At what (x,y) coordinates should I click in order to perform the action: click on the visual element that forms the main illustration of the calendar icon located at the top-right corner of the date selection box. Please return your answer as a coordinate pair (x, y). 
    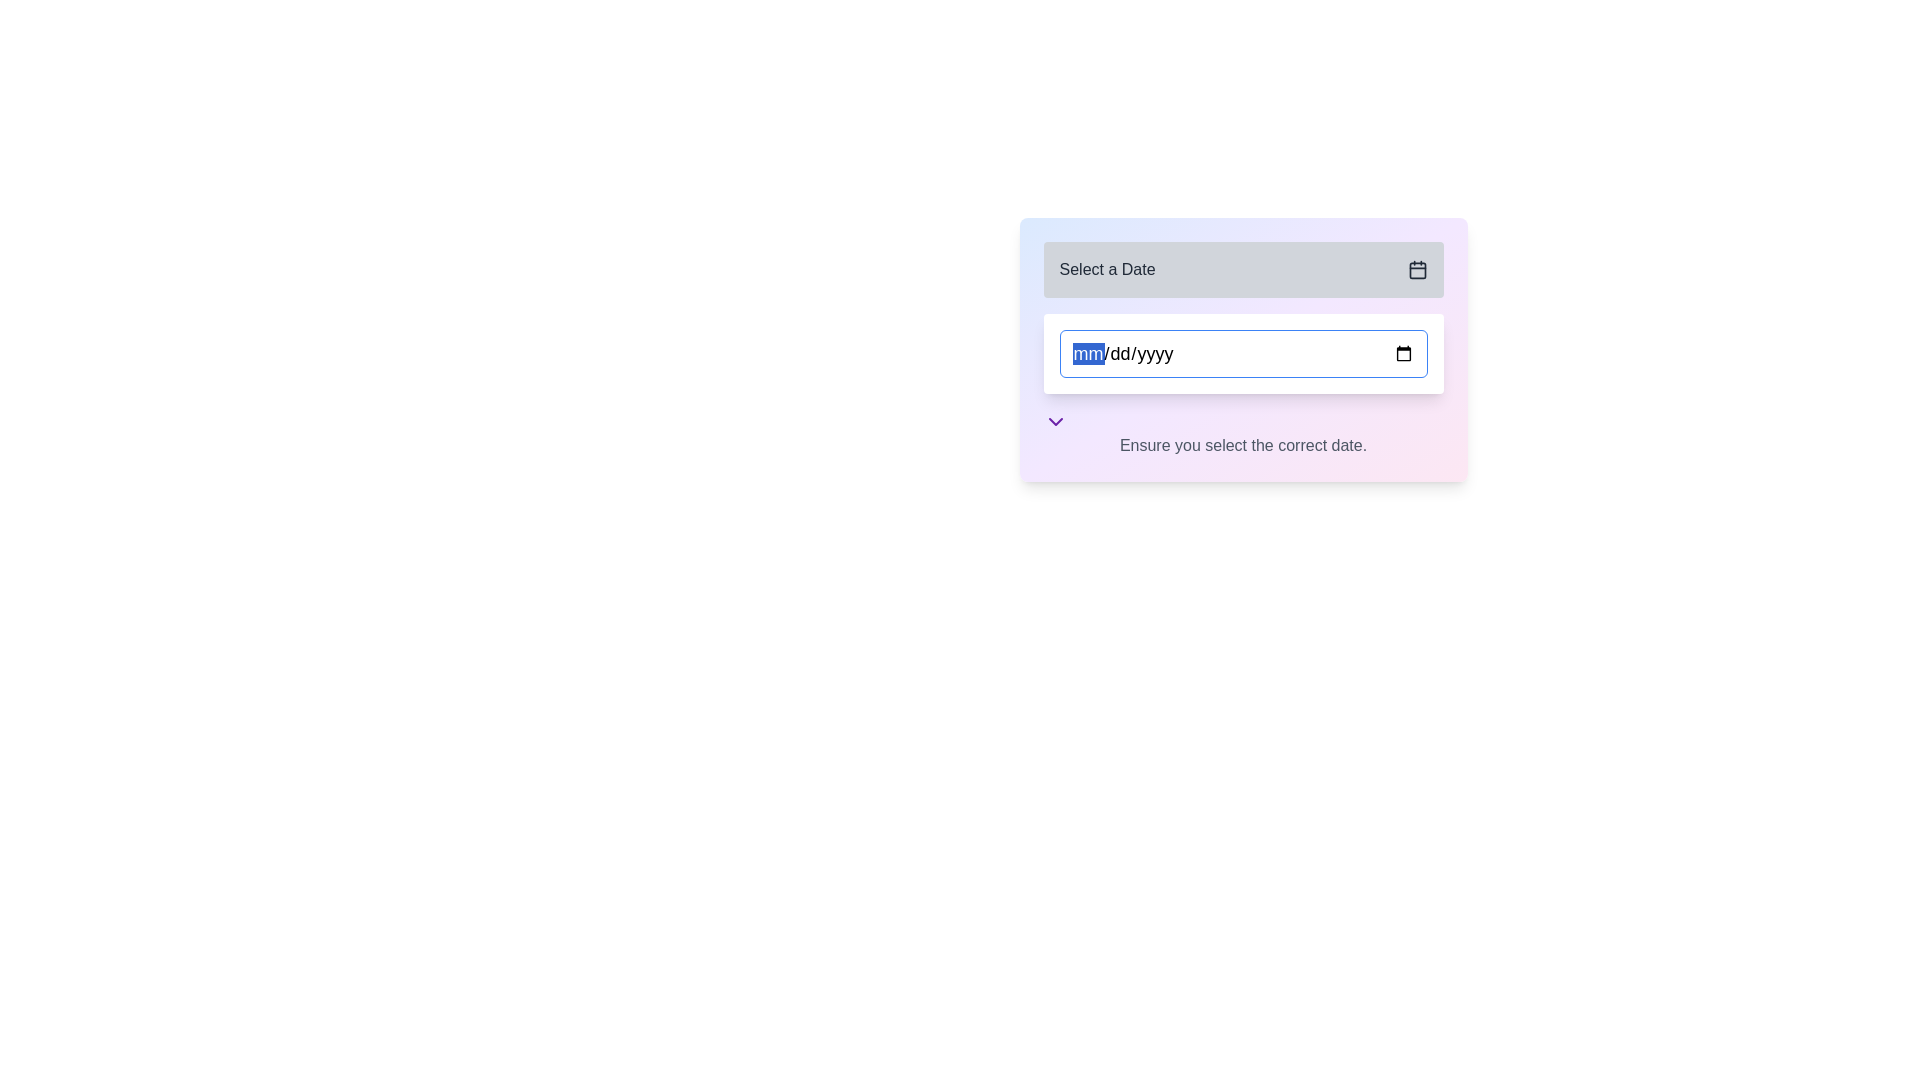
    Looking at the image, I should click on (1416, 270).